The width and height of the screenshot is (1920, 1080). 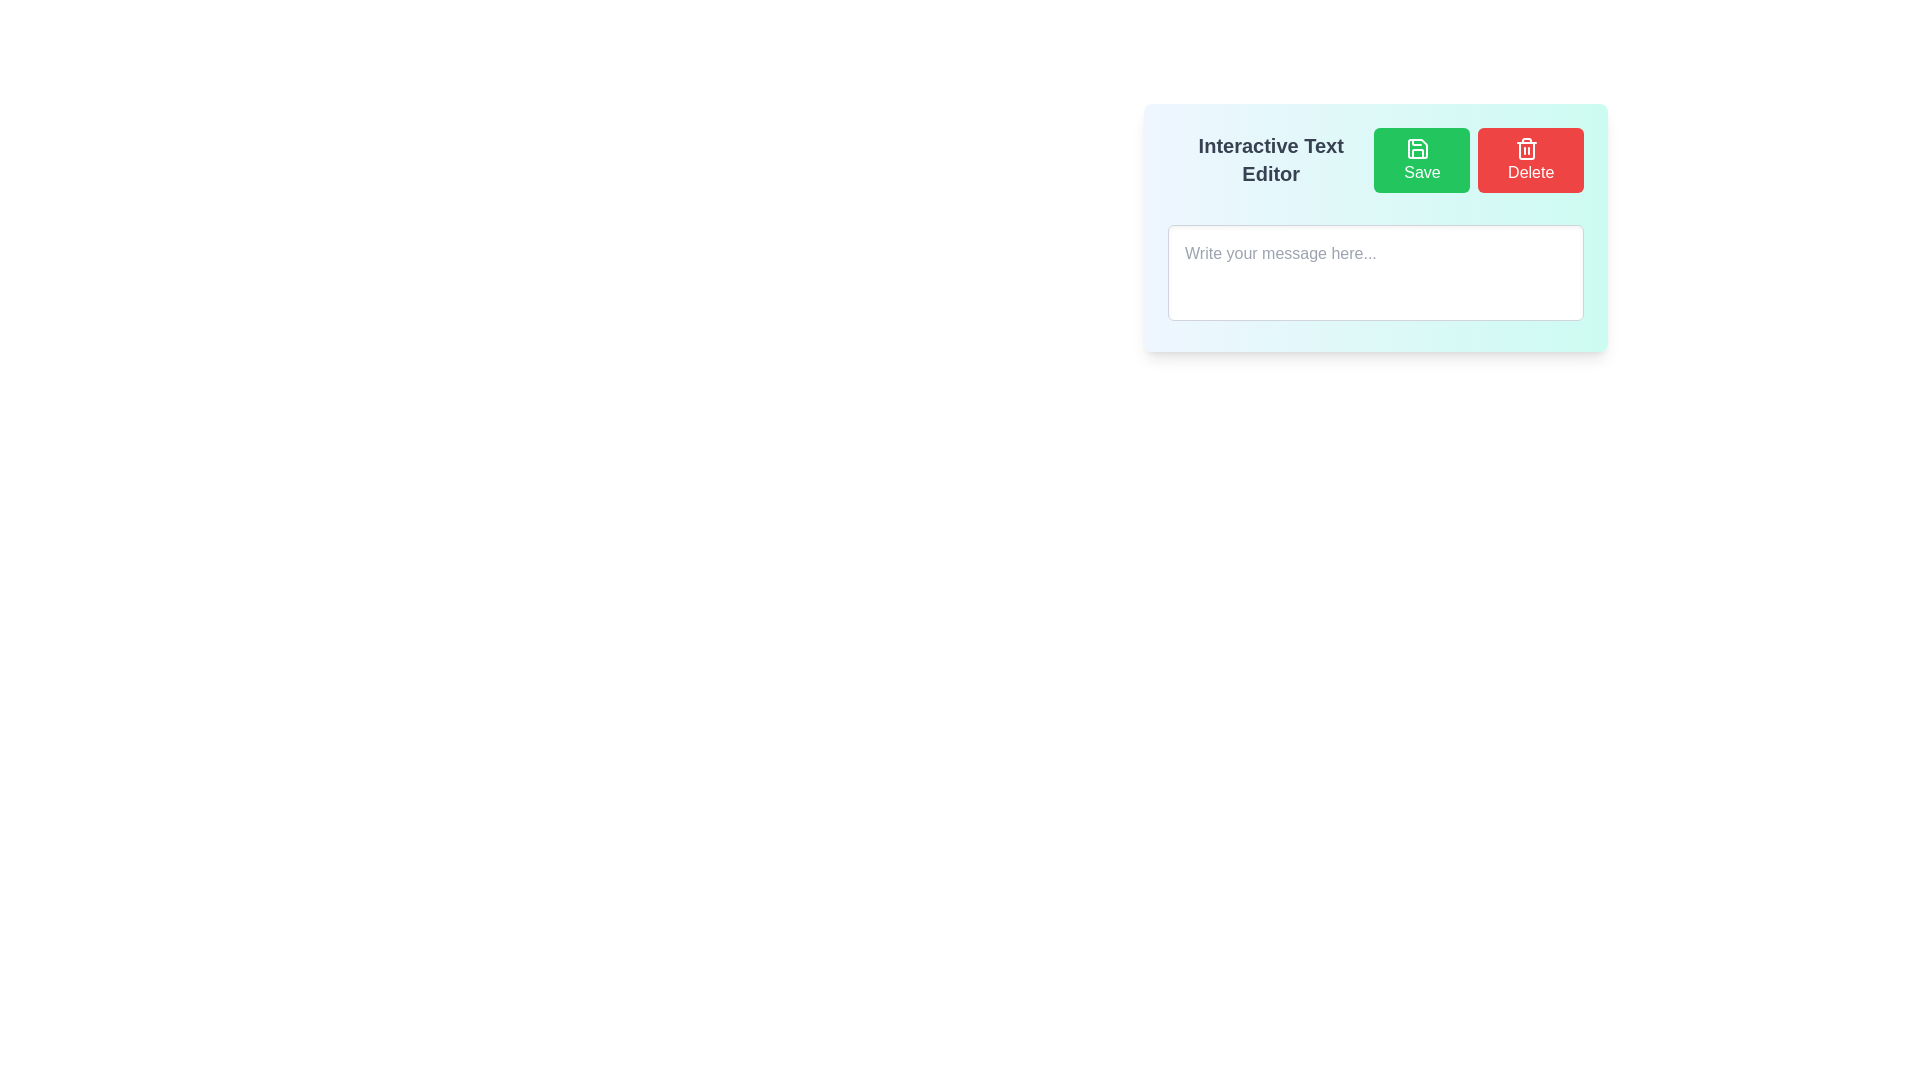 I want to click on the disk icon within the green 'Save' button located at the top-right corner of the rectangular user interface card, so click(x=1417, y=147).